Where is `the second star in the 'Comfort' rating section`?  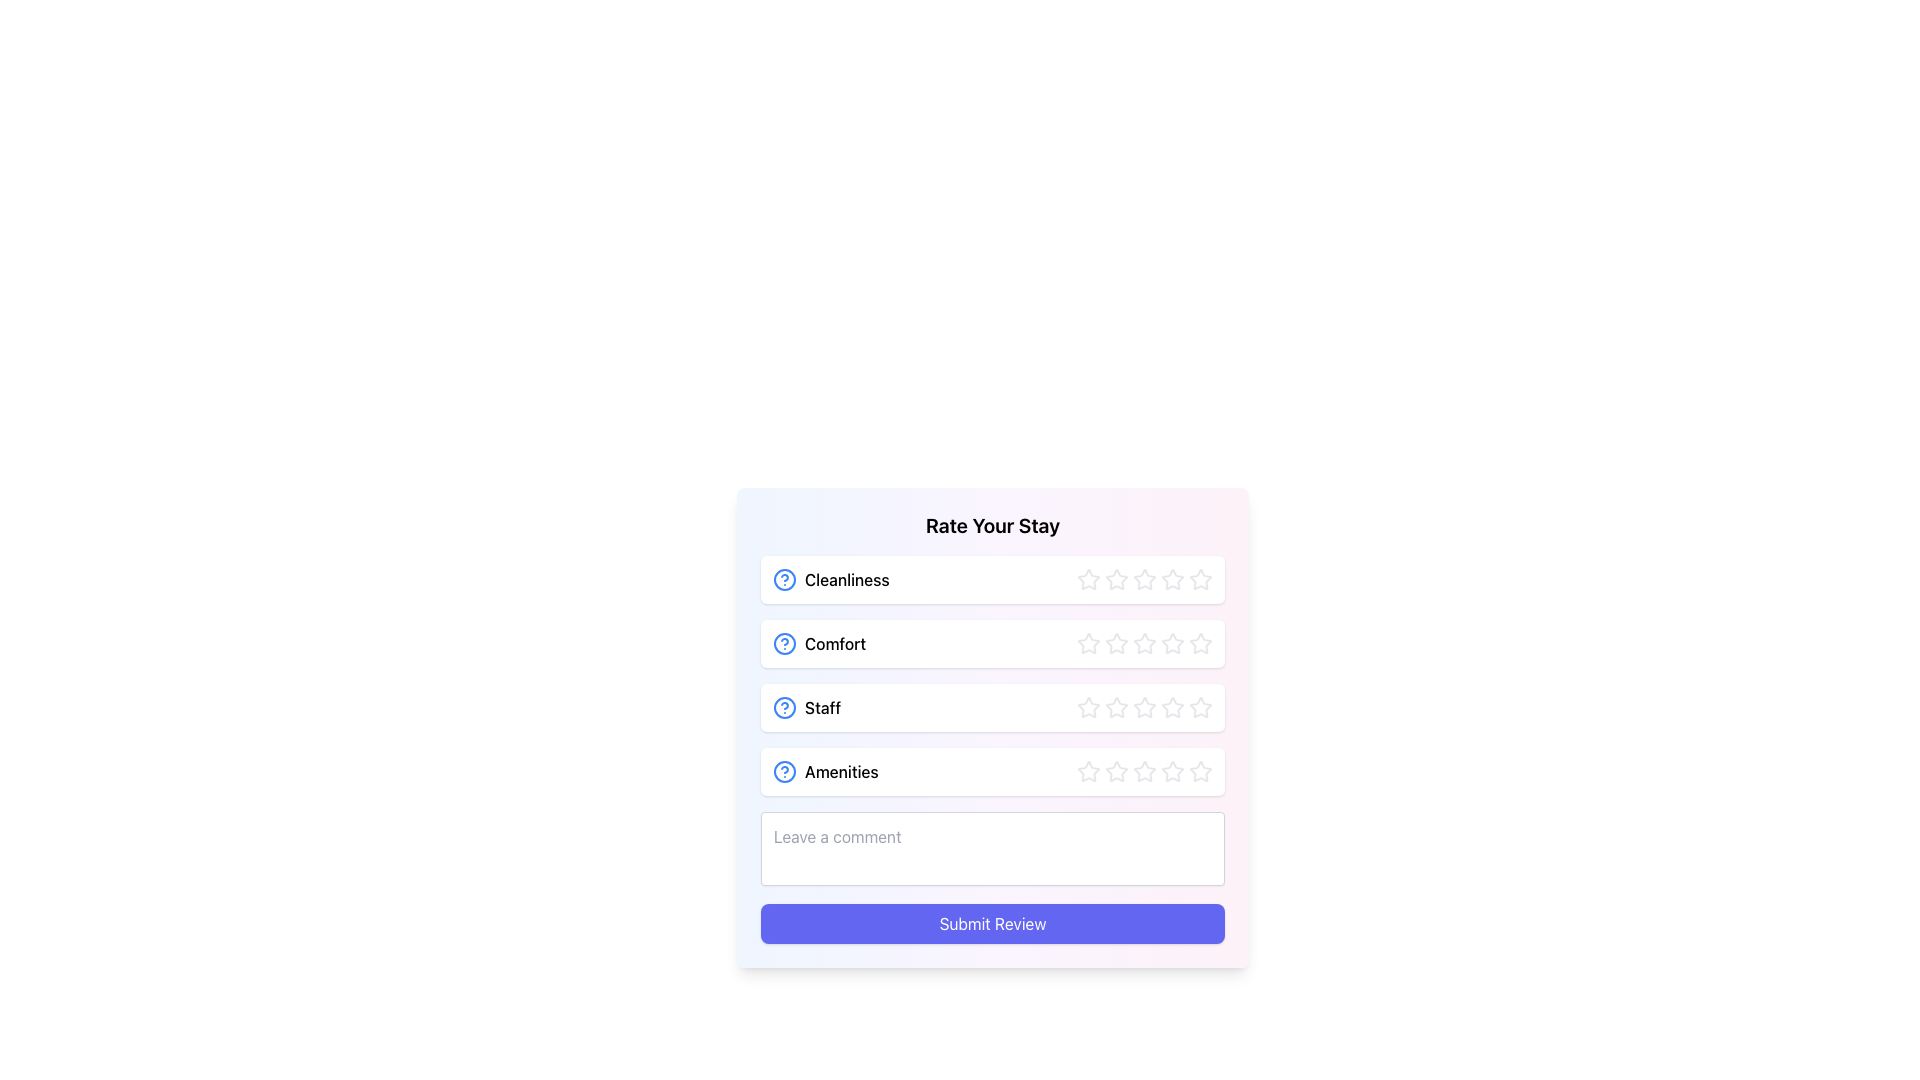 the second star in the 'Comfort' rating section is located at coordinates (1145, 643).